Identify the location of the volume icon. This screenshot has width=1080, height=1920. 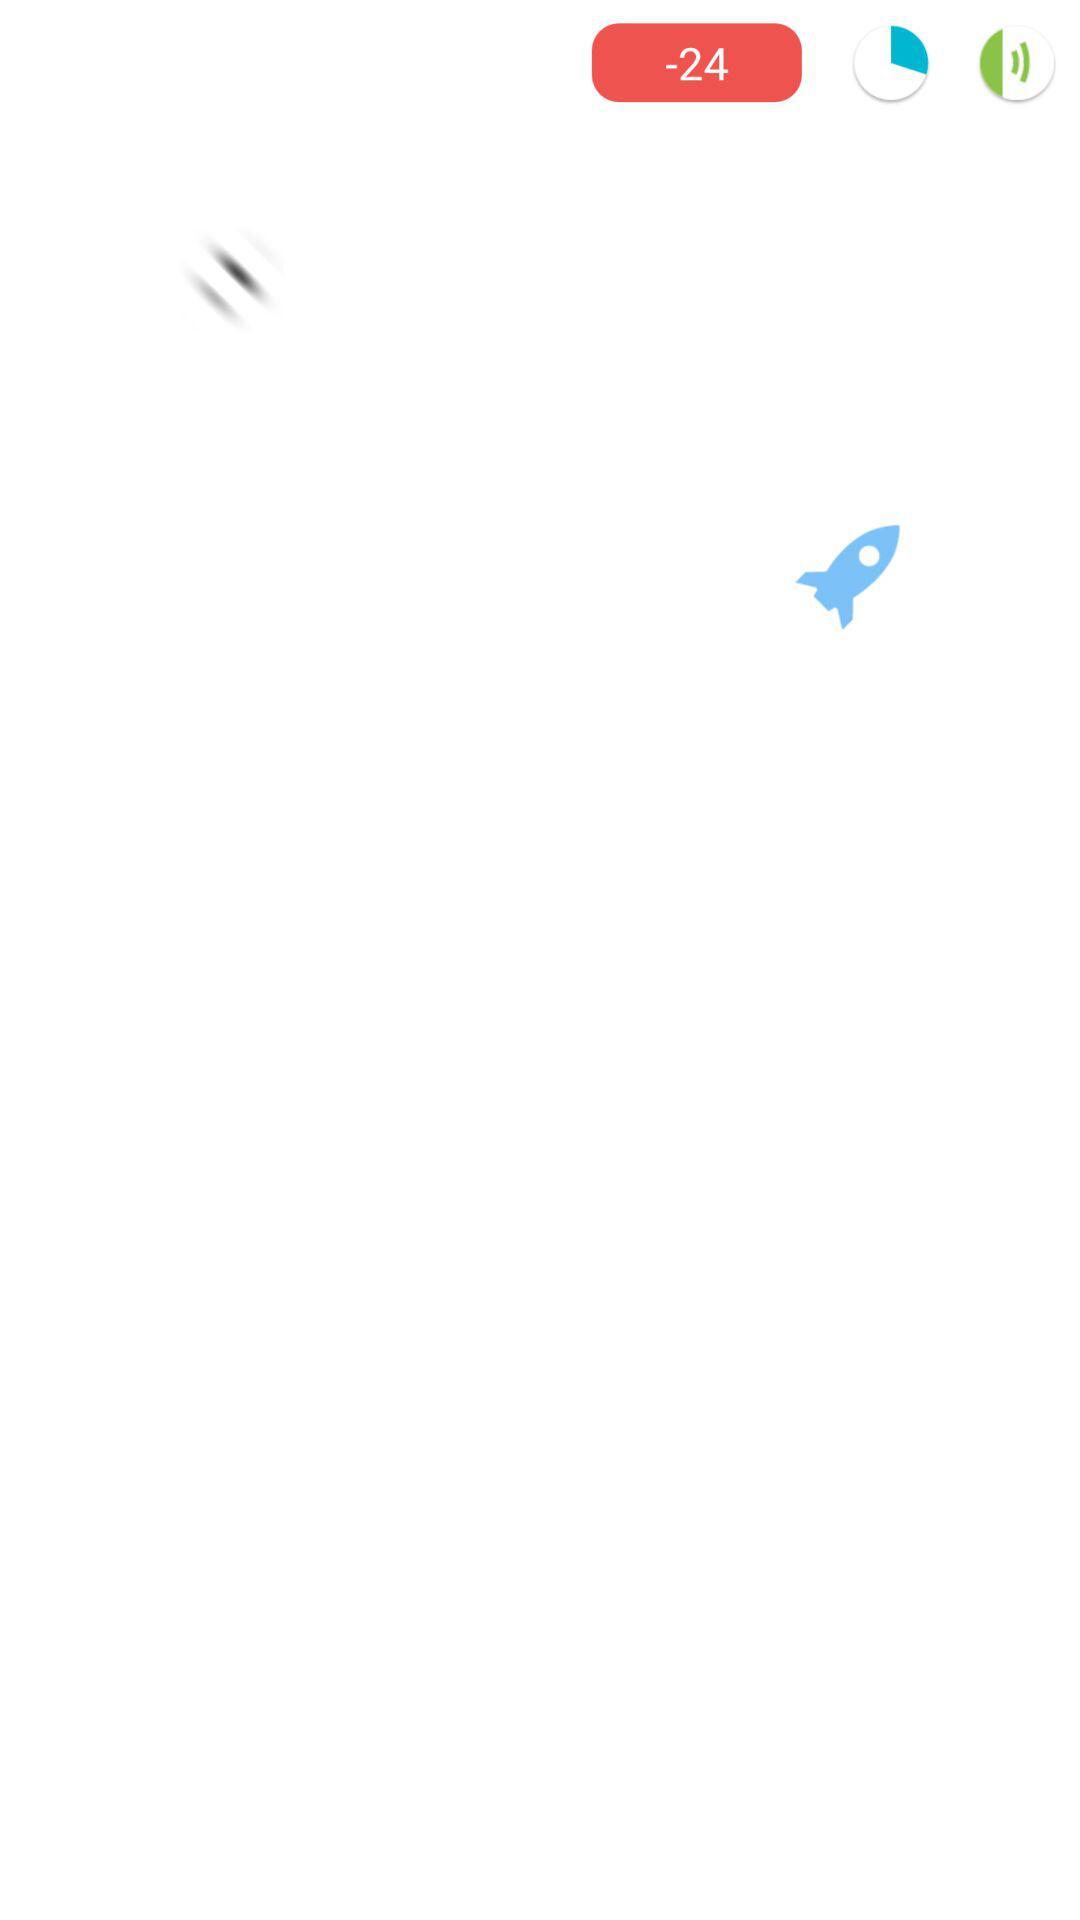
(1017, 62).